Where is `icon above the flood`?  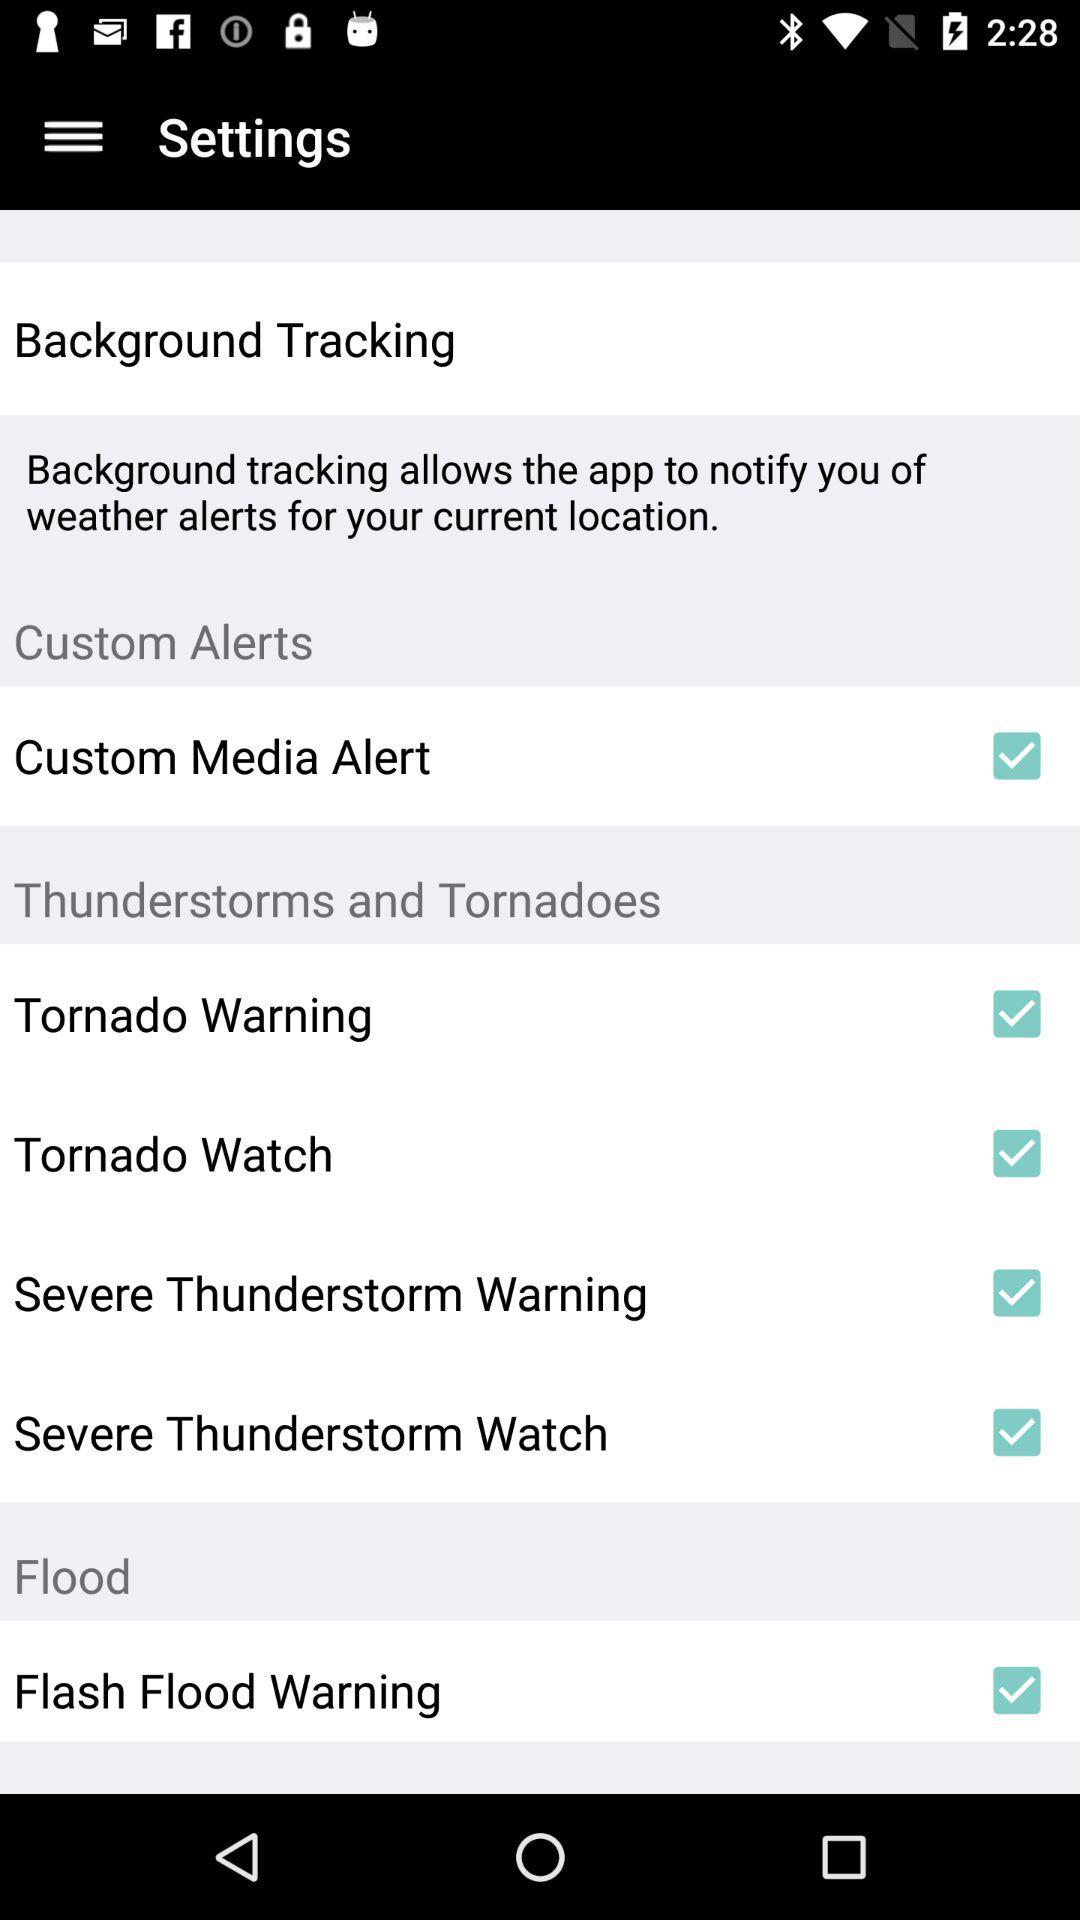 icon above the flood is located at coordinates (1017, 1431).